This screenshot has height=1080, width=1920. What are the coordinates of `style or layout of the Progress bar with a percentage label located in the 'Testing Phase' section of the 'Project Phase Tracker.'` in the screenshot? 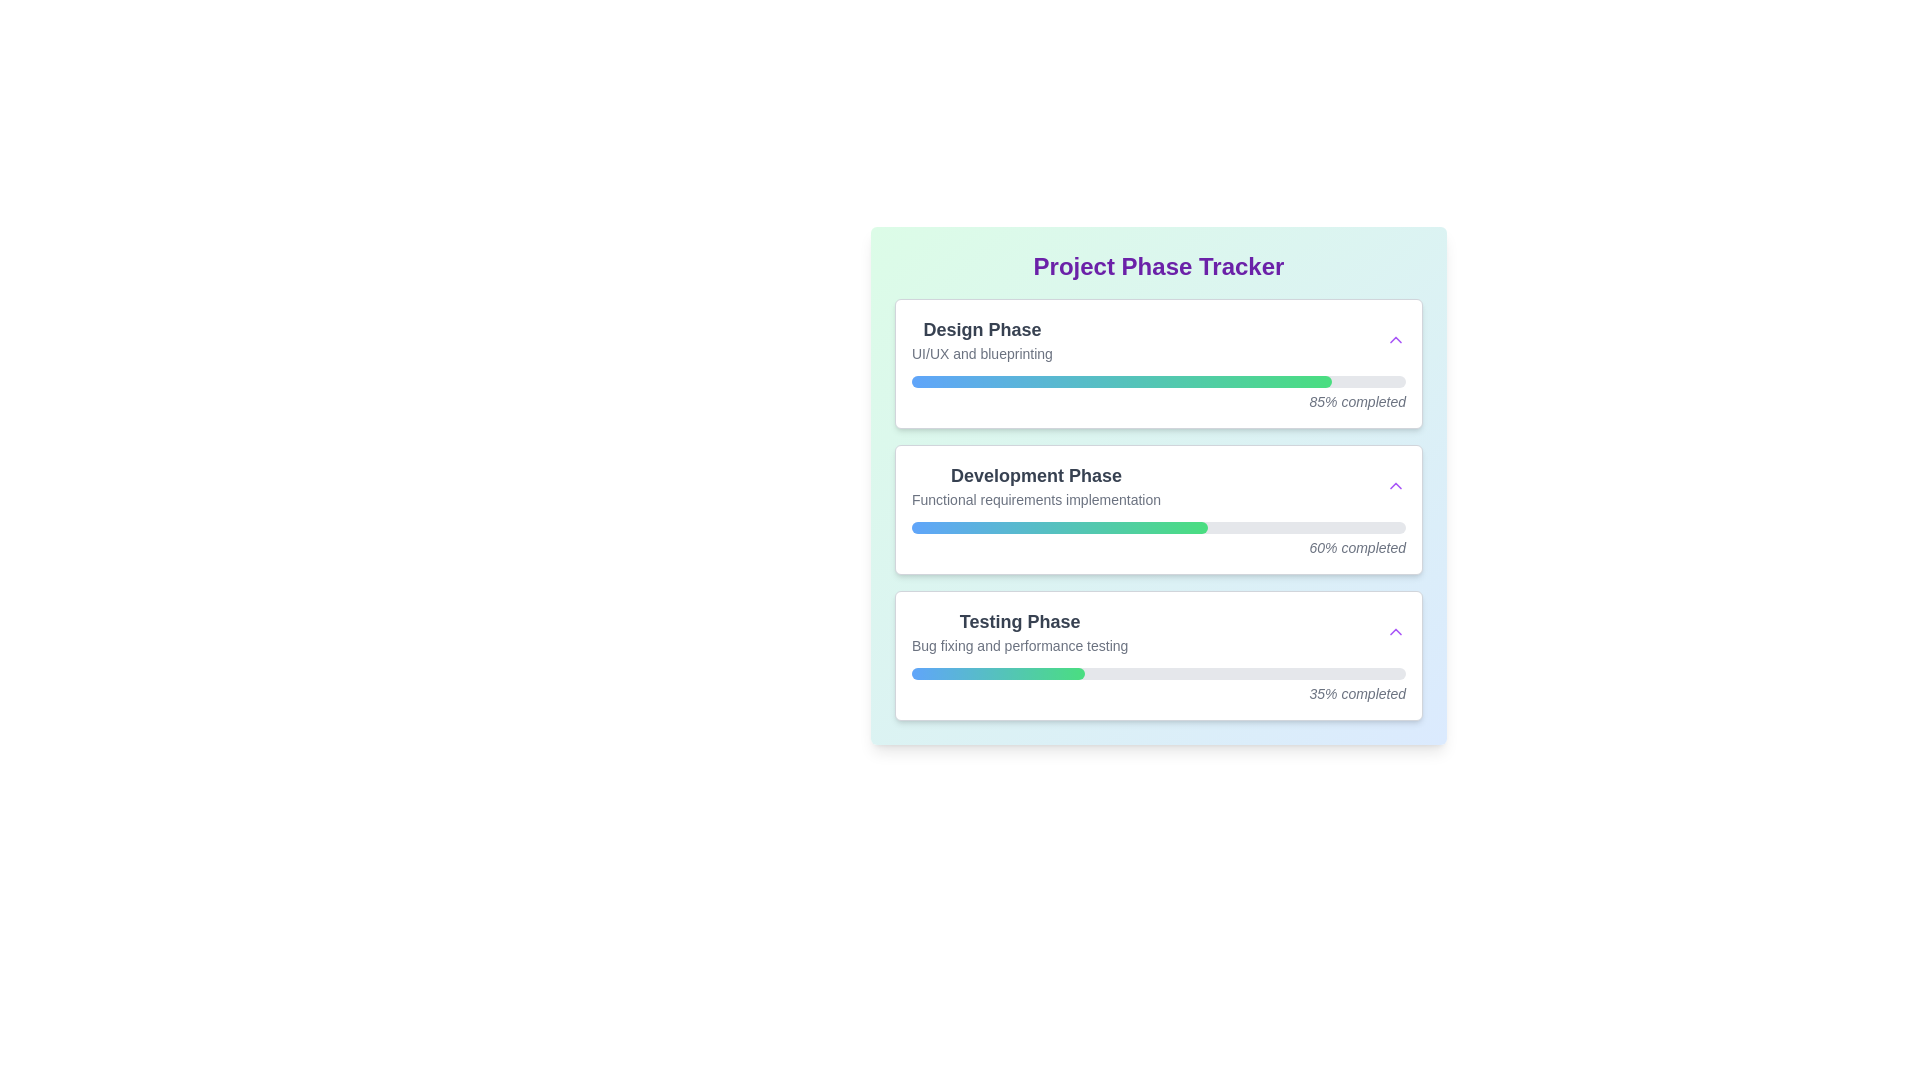 It's located at (1158, 685).